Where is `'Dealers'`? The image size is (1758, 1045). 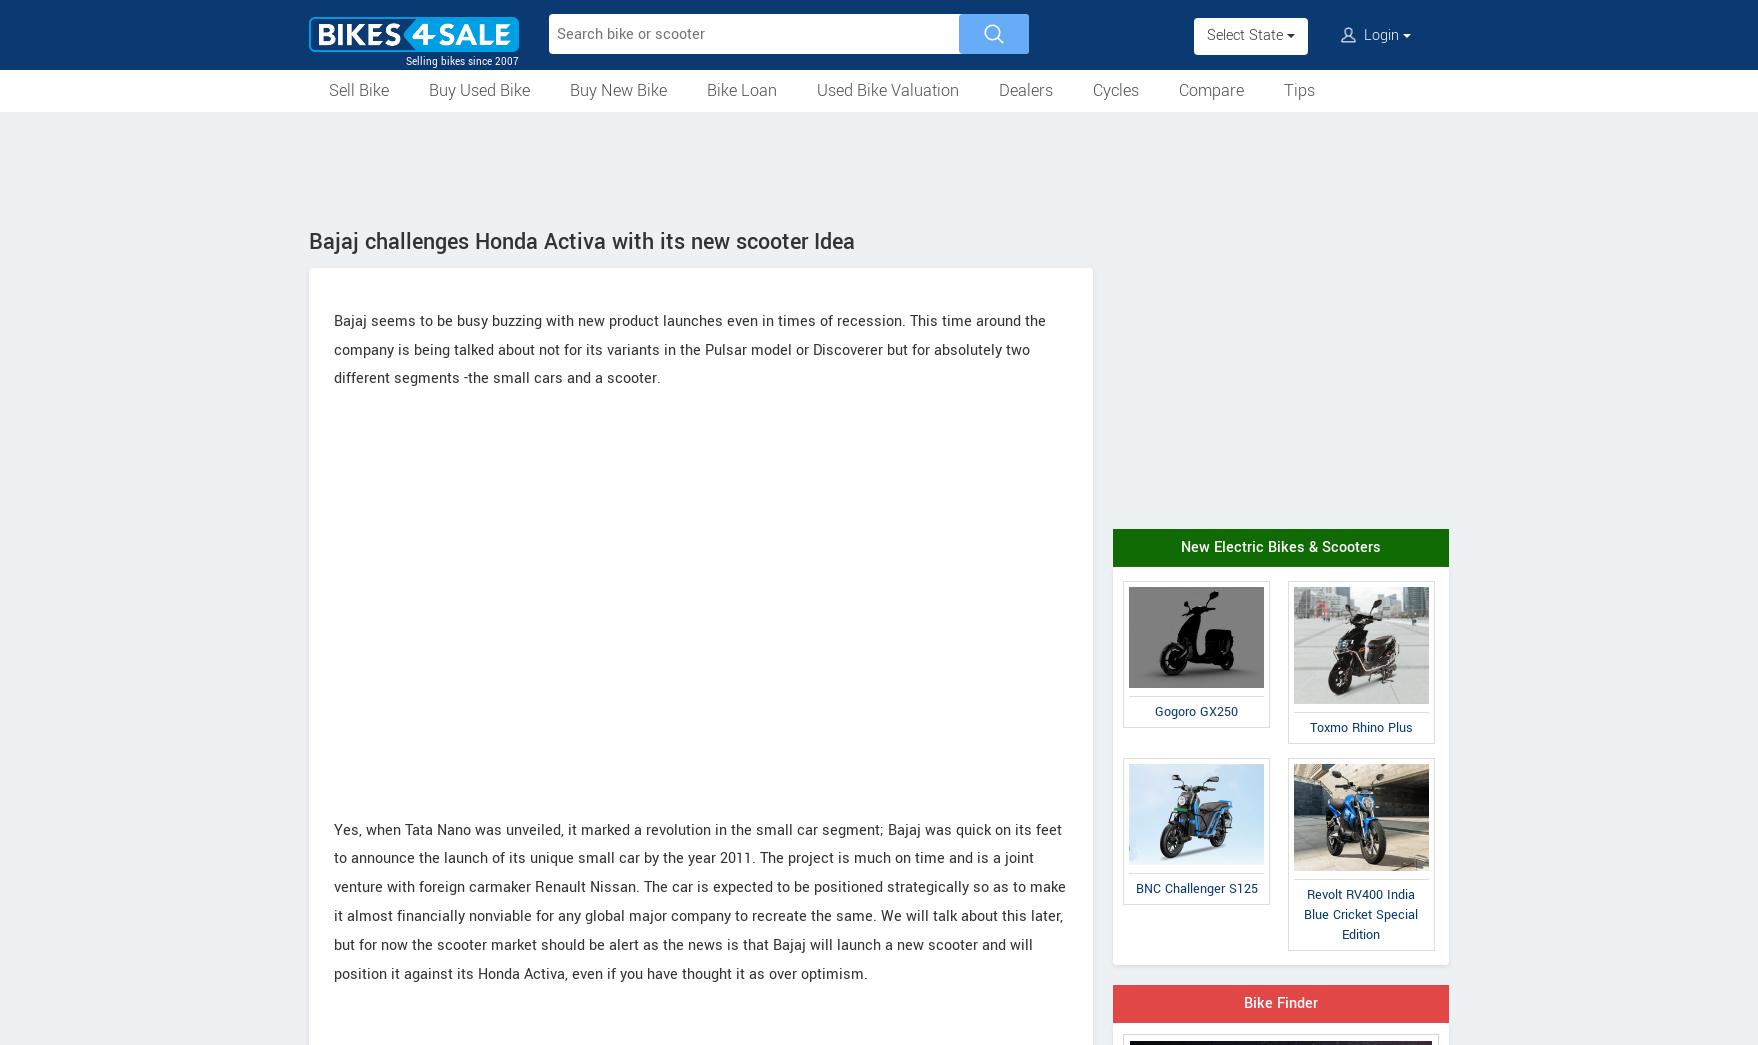 'Dealers' is located at coordinates (1025, 90).